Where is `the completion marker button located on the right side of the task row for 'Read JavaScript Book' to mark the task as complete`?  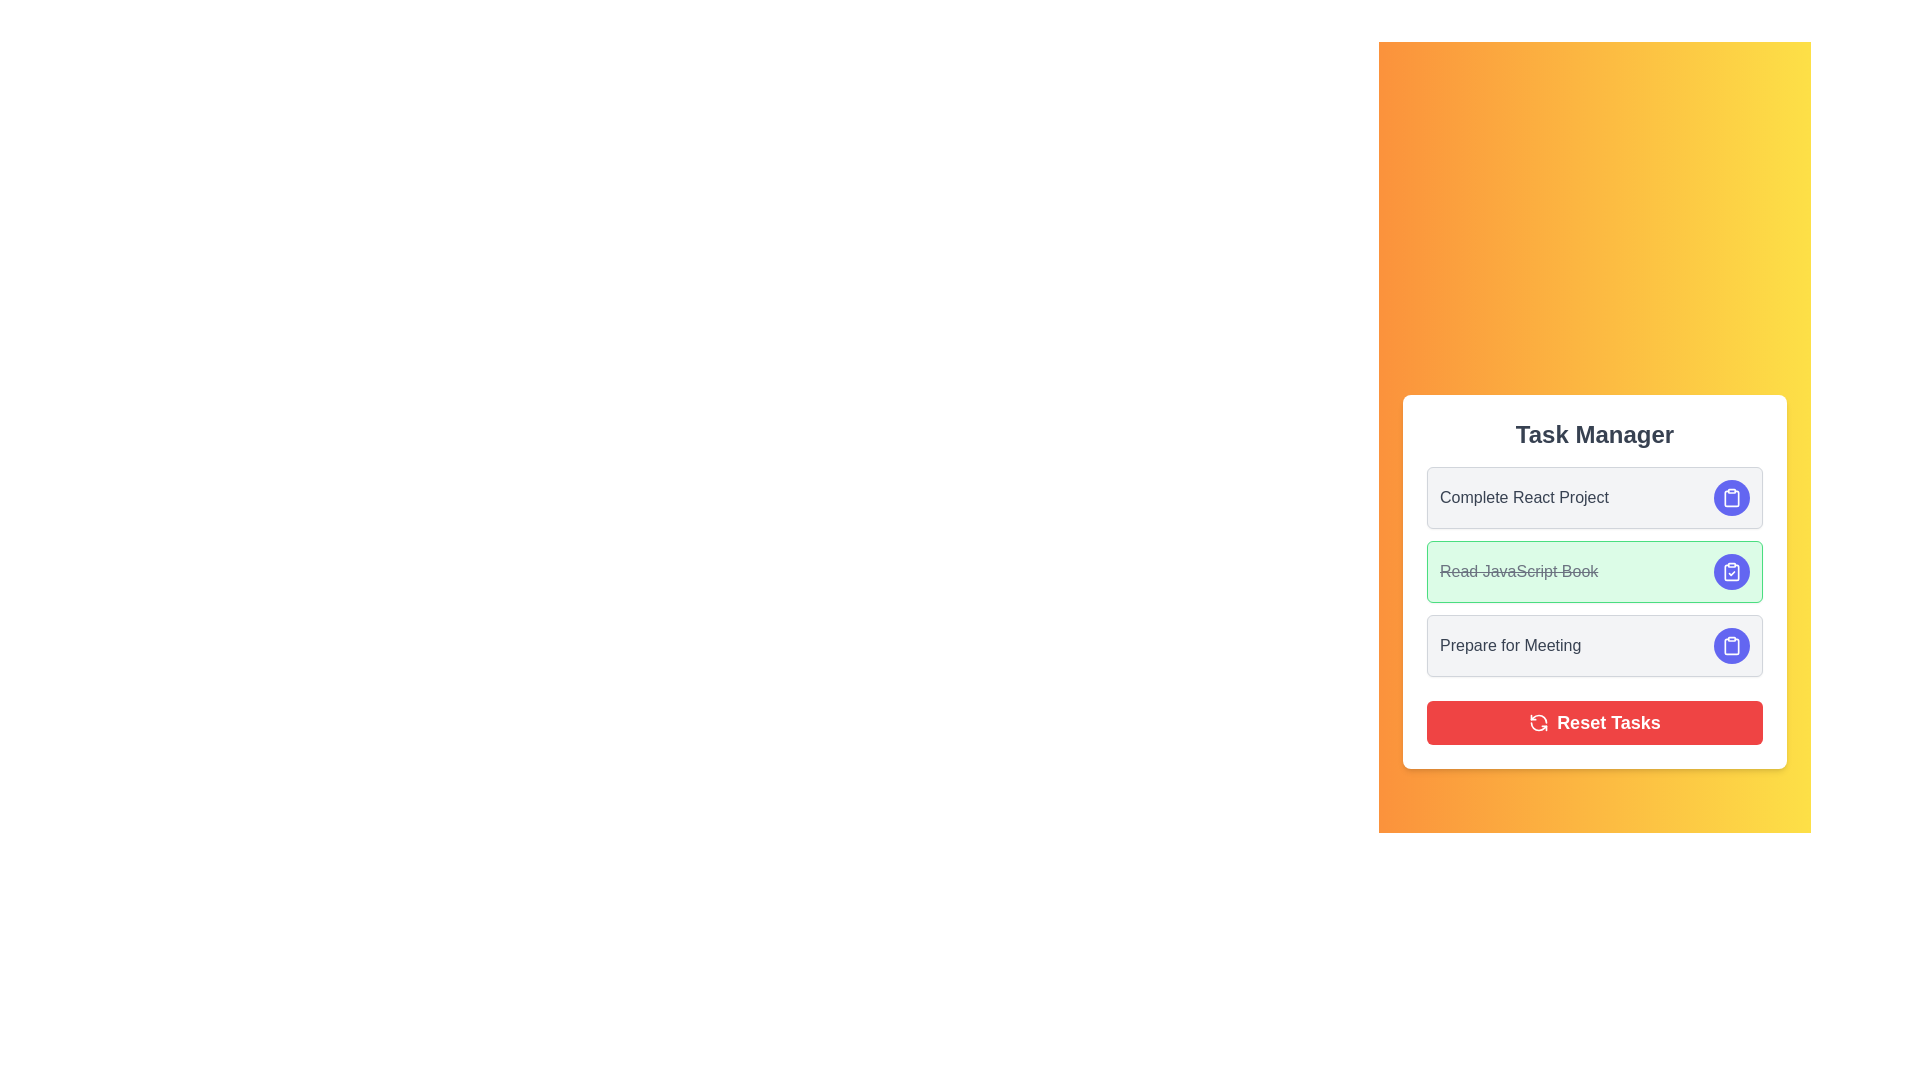
the completion marker button located on the right side of the task row for 'Read JavaScript Book' to mark the task as complete is located at coordinates (1731, 571).